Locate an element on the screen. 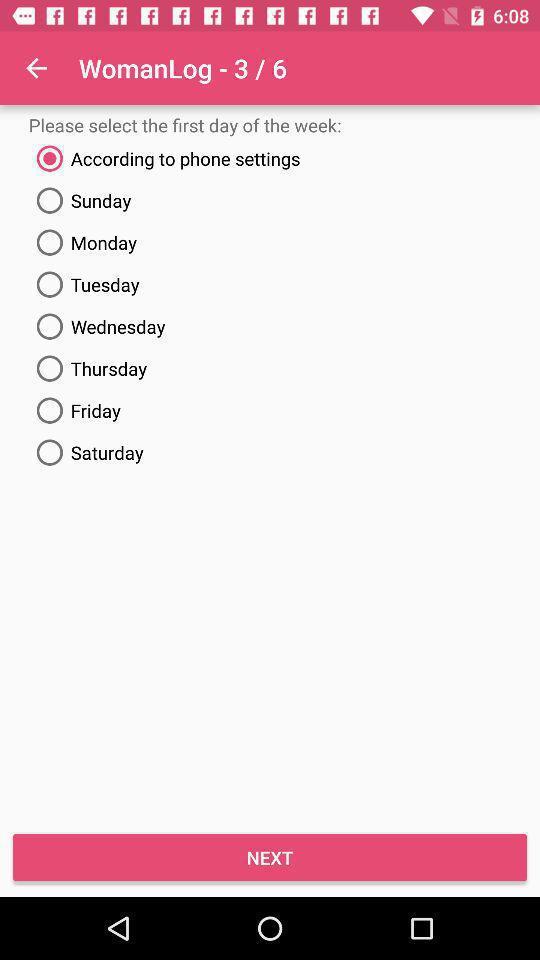 The image size is (540, 960). the monday is located at coordinates (270, 241).